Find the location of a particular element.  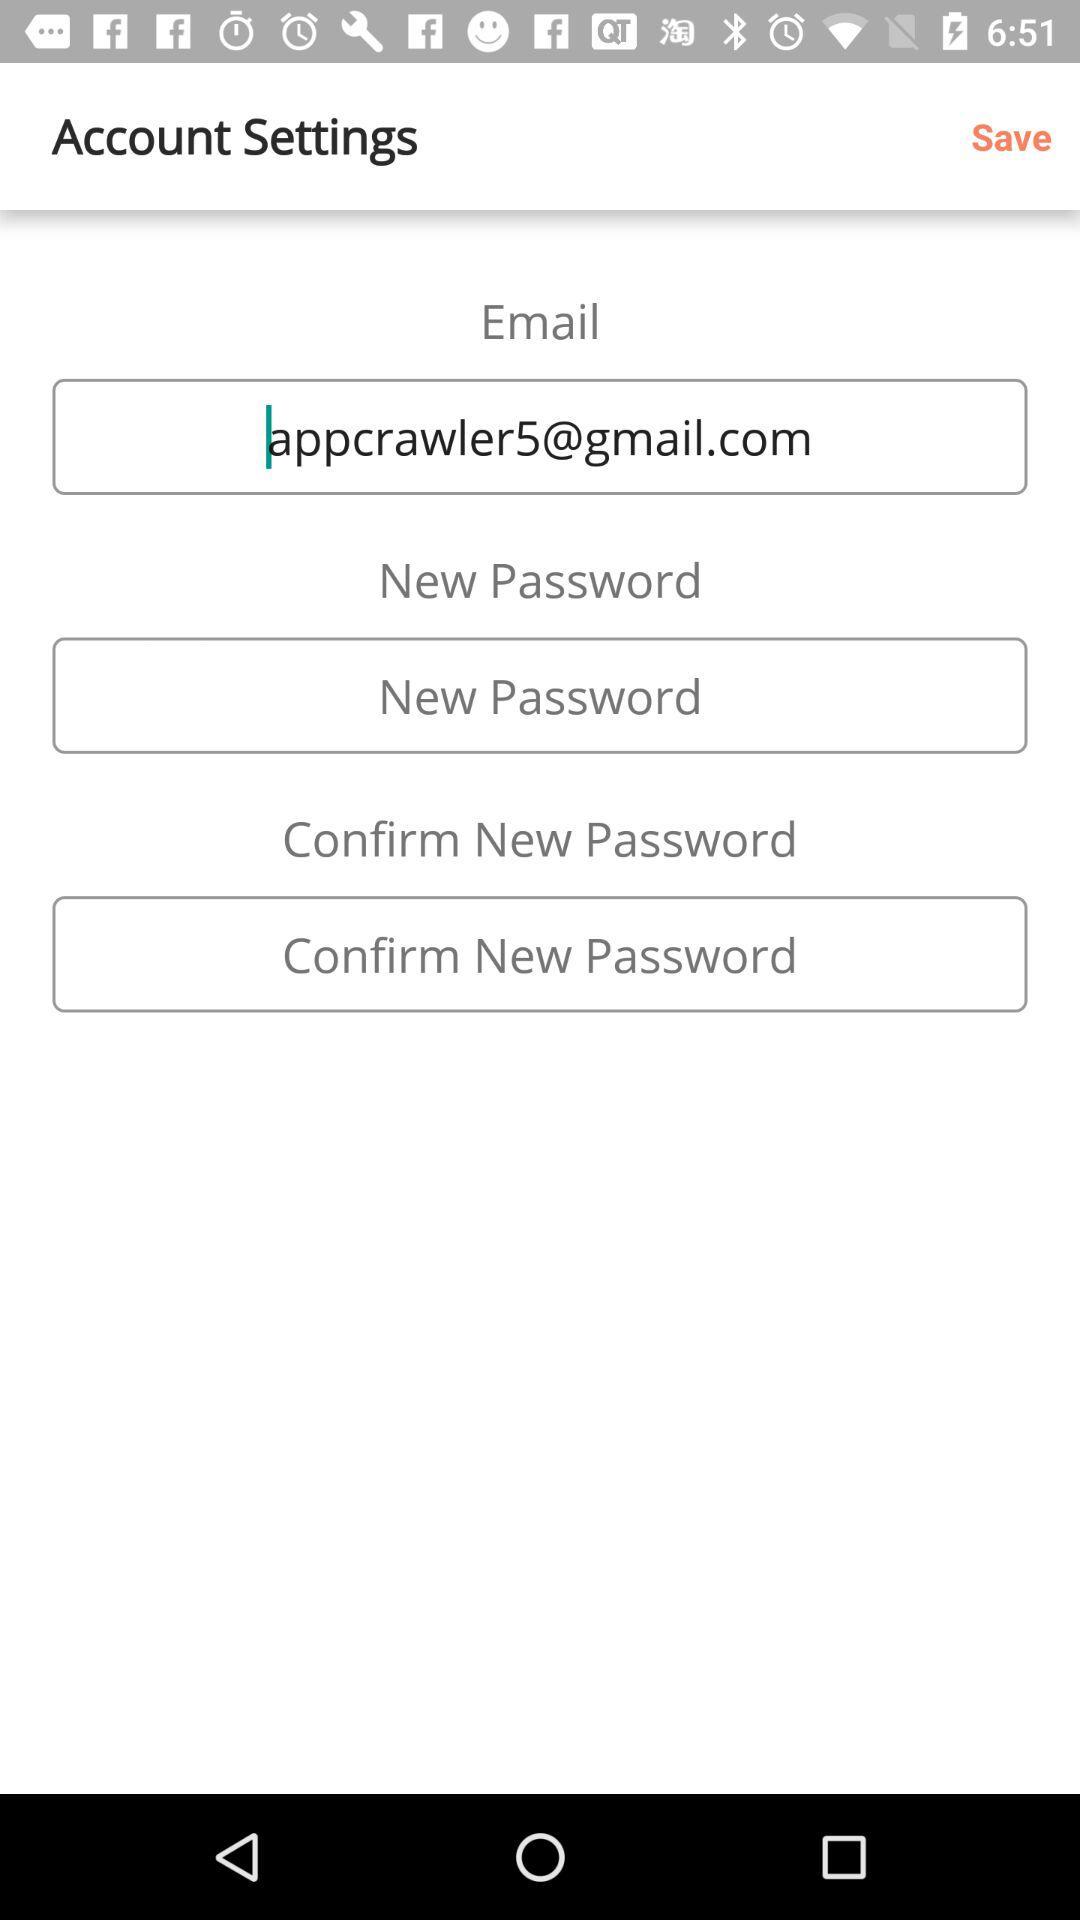

re-enter password is located at coordinates (540, 953).